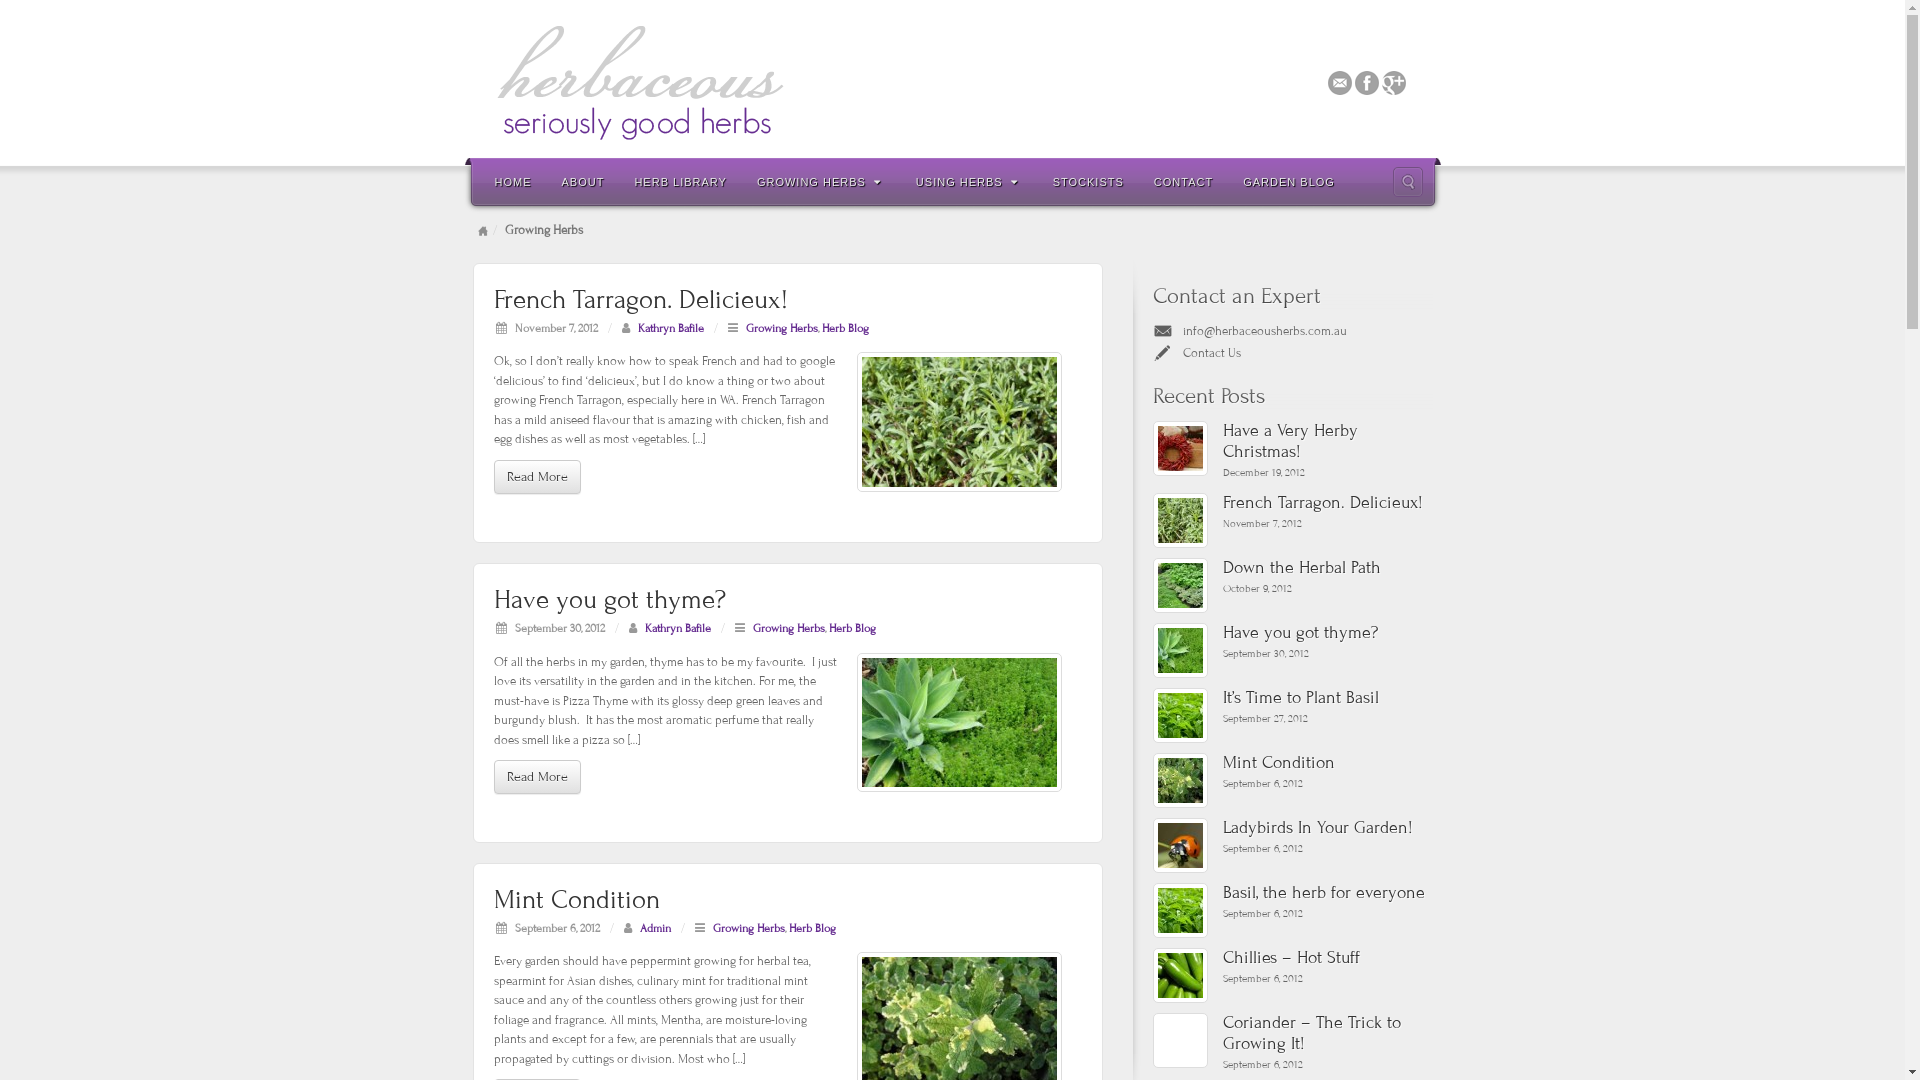 The image size is (1920, 1080). What do you see at coordinates (655, 928) in the screenshot?
I see `'Admin'` at bounding box center [655, 928].